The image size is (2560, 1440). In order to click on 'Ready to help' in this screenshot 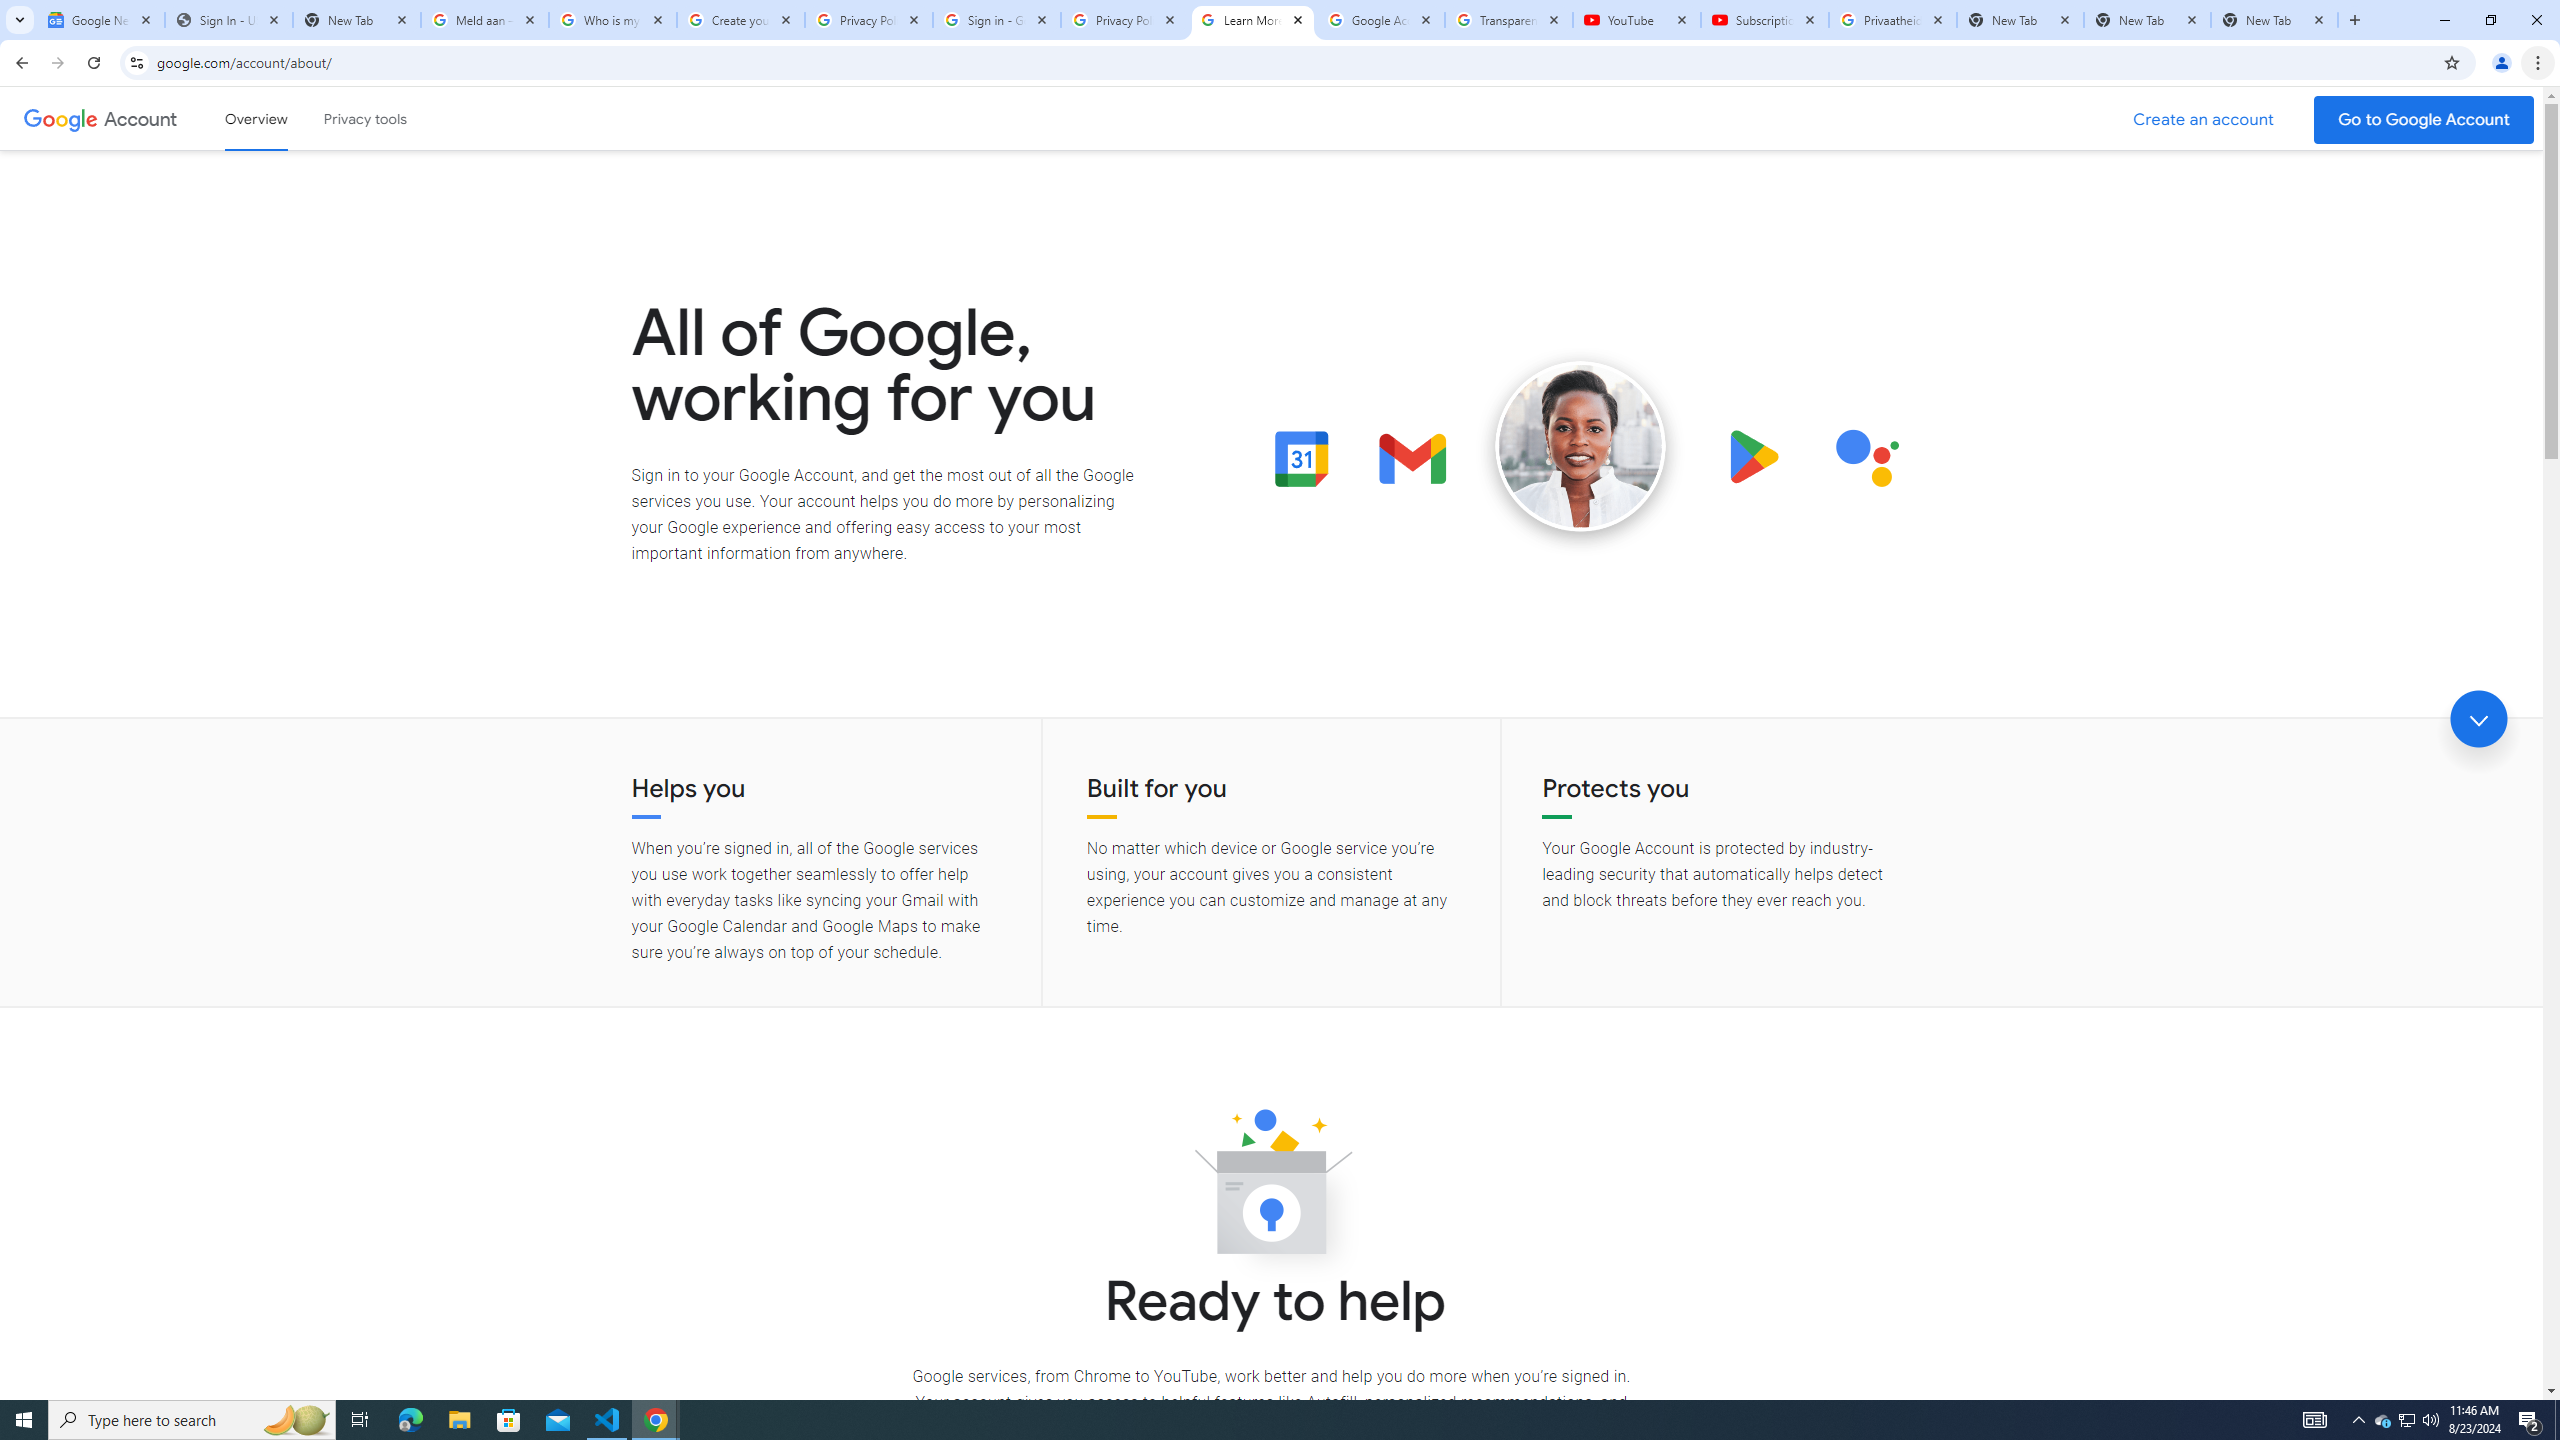, I will do `click(1271, 1187)`.